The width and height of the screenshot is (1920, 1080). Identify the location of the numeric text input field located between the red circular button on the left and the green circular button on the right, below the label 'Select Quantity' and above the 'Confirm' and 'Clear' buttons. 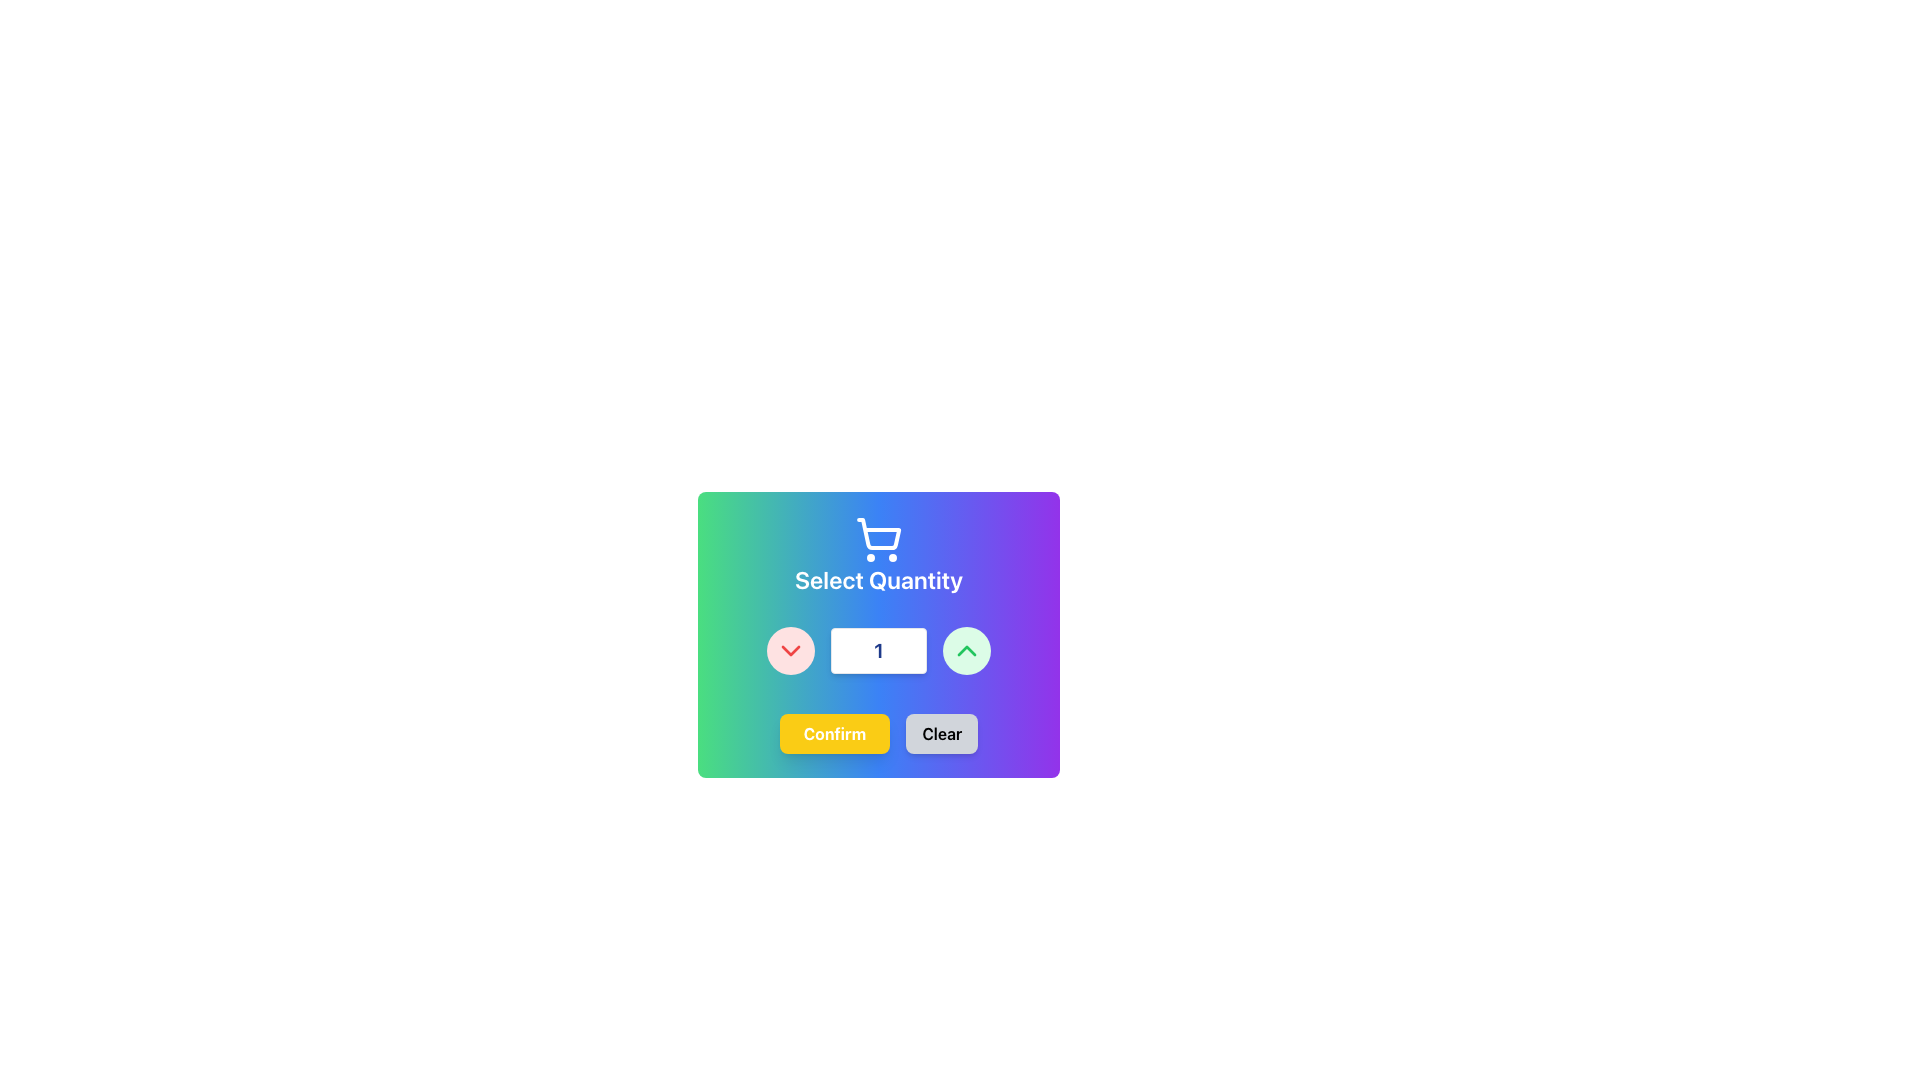
(878, 651).